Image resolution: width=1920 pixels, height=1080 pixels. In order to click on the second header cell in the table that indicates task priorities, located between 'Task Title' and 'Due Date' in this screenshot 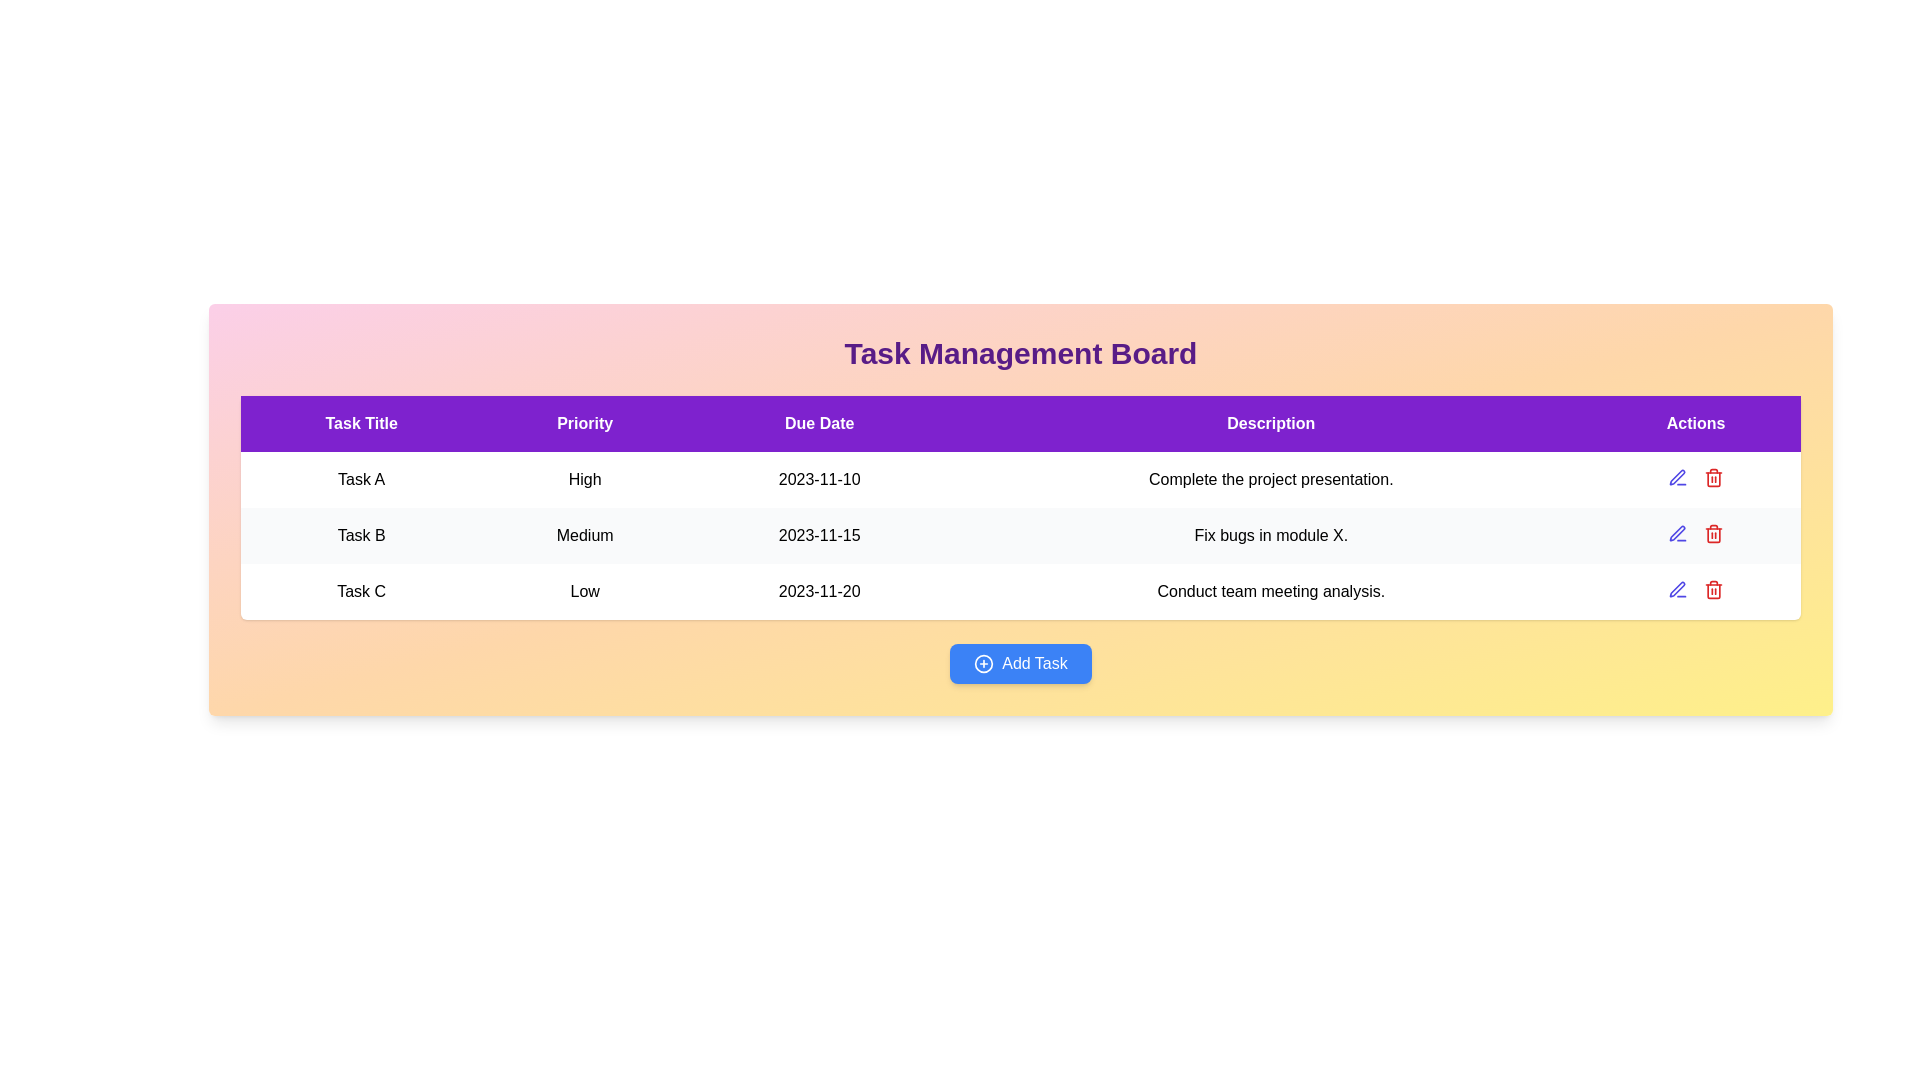, I will do `click(584, 423)`.